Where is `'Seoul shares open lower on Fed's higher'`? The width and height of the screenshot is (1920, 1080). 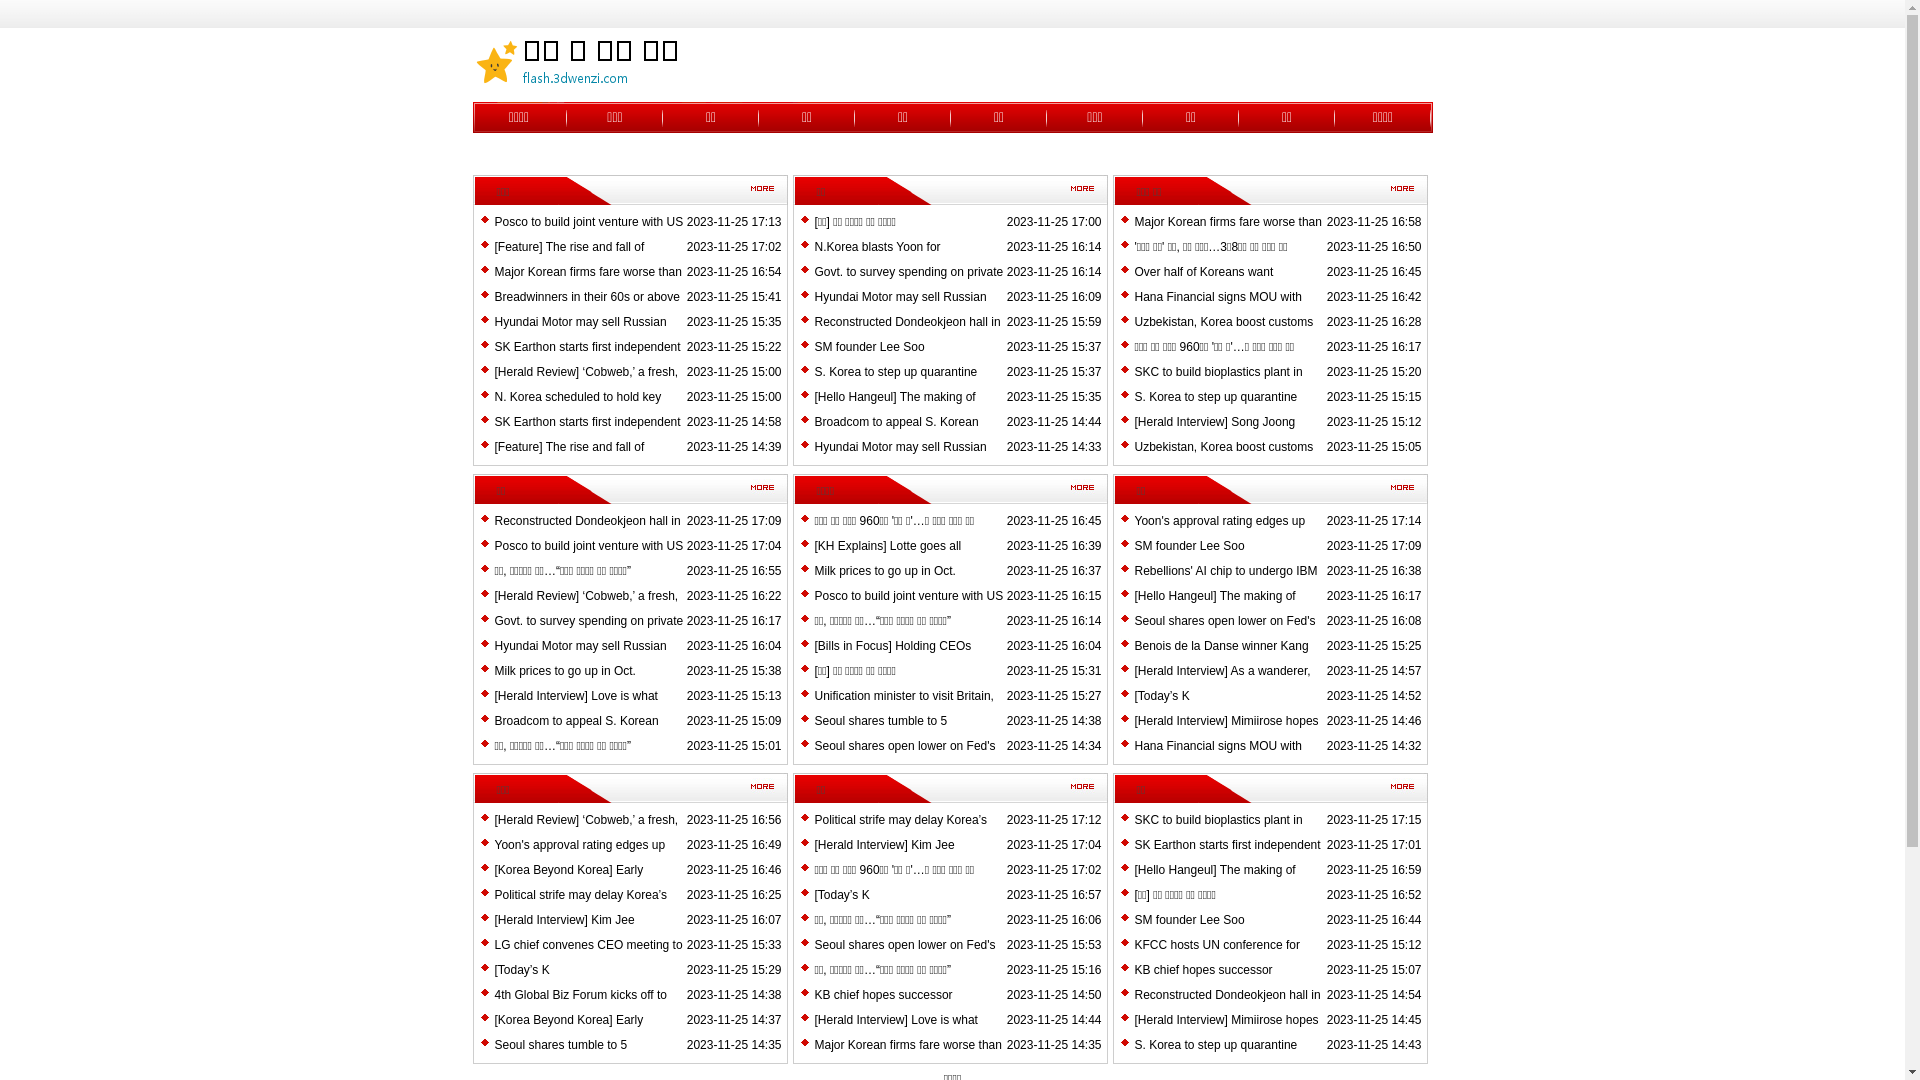
'Seoul shares open lower on Fed's higher' is located at coordinates (903, 758).